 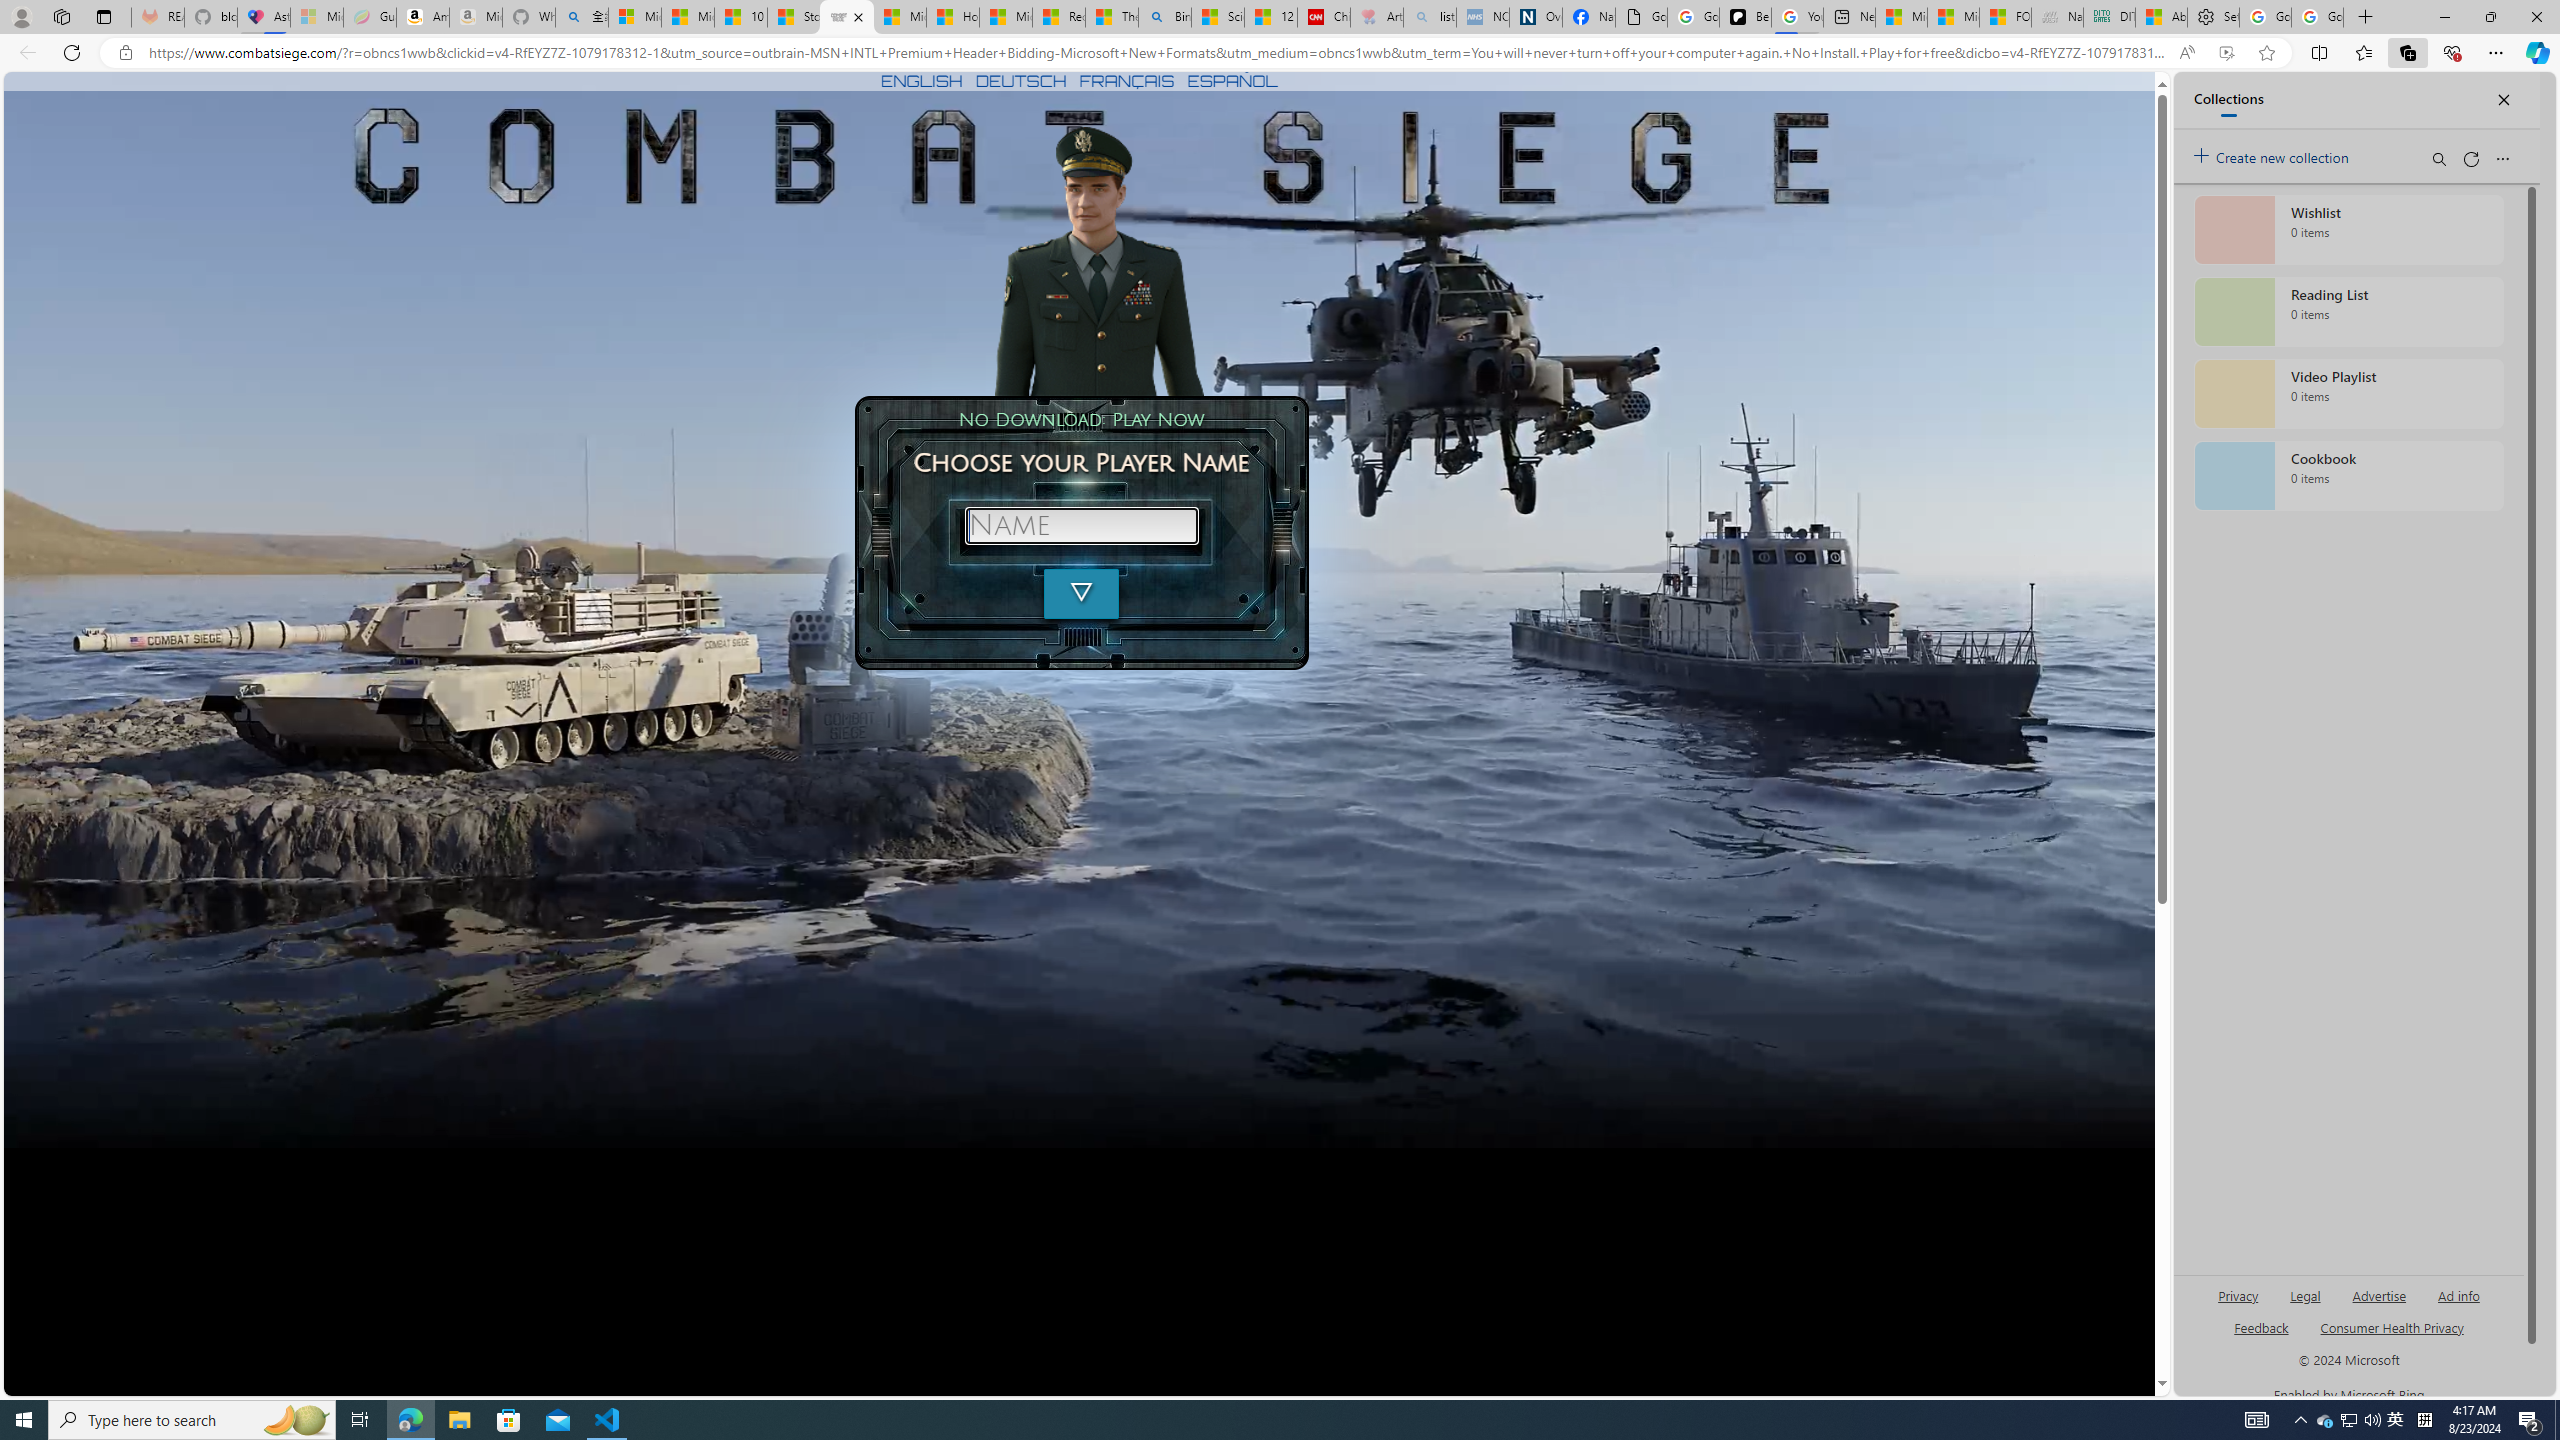 What do you see at coordinates (2261, 1325) in the screenshot?
I see `'AutomationID: sb_feedback'` at bounding box center [2261, 1325].